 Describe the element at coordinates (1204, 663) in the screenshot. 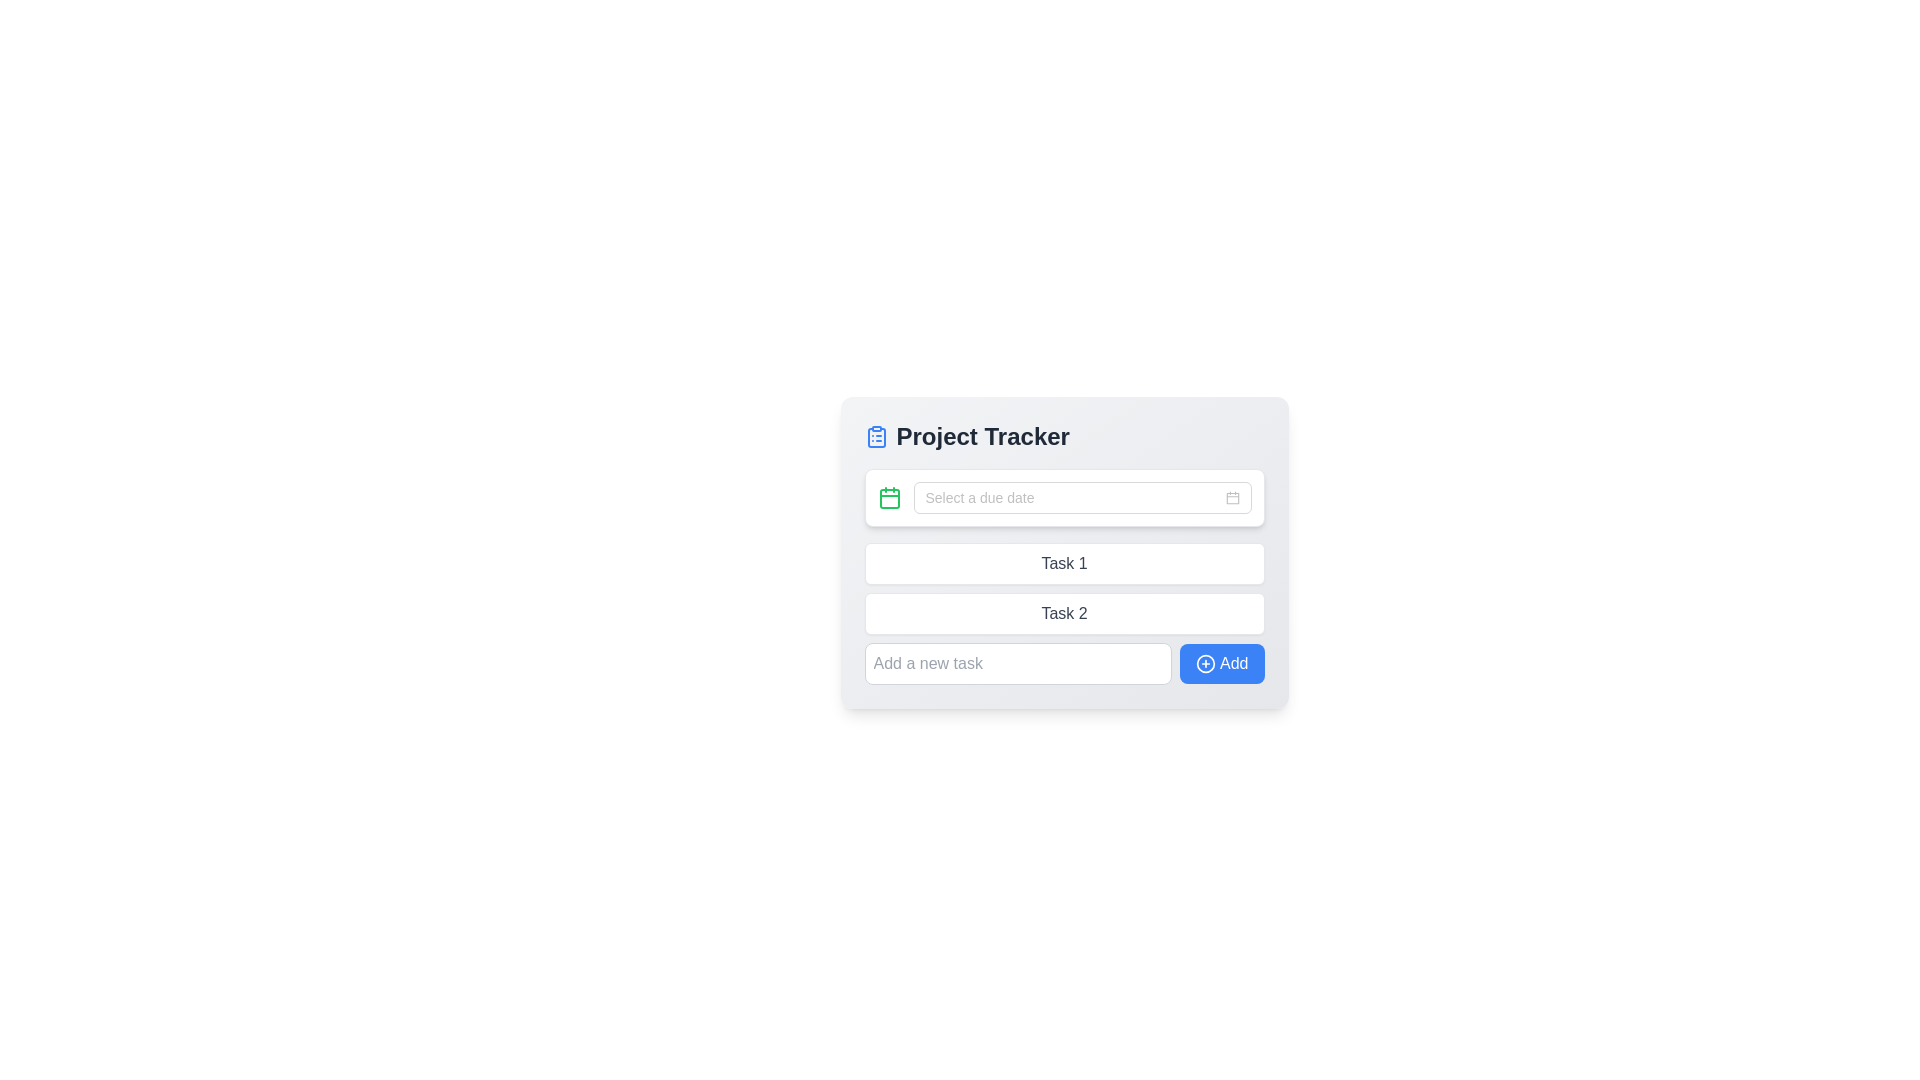

I see `the 'Add' button represented by the circle with a plus symbol located at the bottom-right corner of the task entry section` at that location.